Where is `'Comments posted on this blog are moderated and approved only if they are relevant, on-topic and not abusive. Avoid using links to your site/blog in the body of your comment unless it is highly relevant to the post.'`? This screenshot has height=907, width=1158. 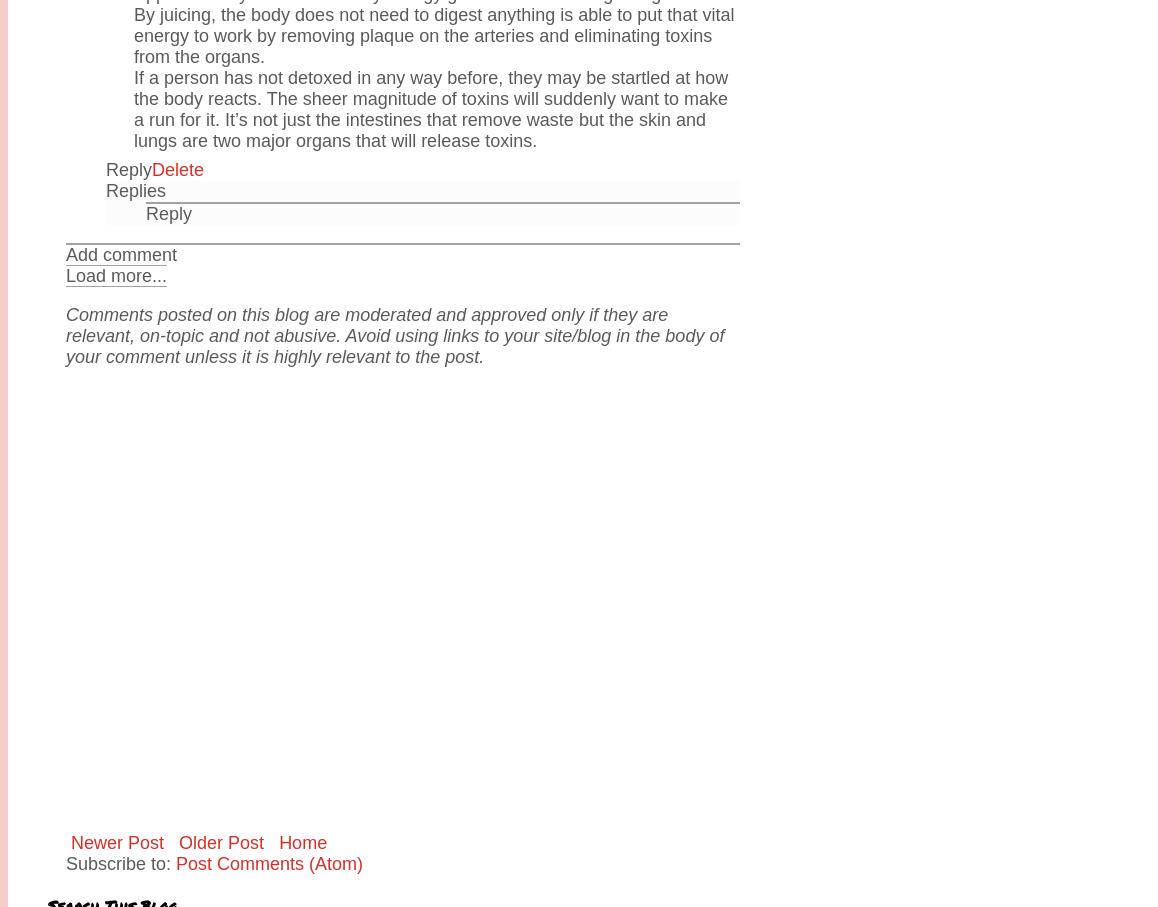
'Comments posted on this blog are moderated and approved only if they are relevant, on-topic and not abusive. Avoid using links to your site/blog in the body of your comment unless it is highly relevant to the post.' is located at coordinates (393, 333).